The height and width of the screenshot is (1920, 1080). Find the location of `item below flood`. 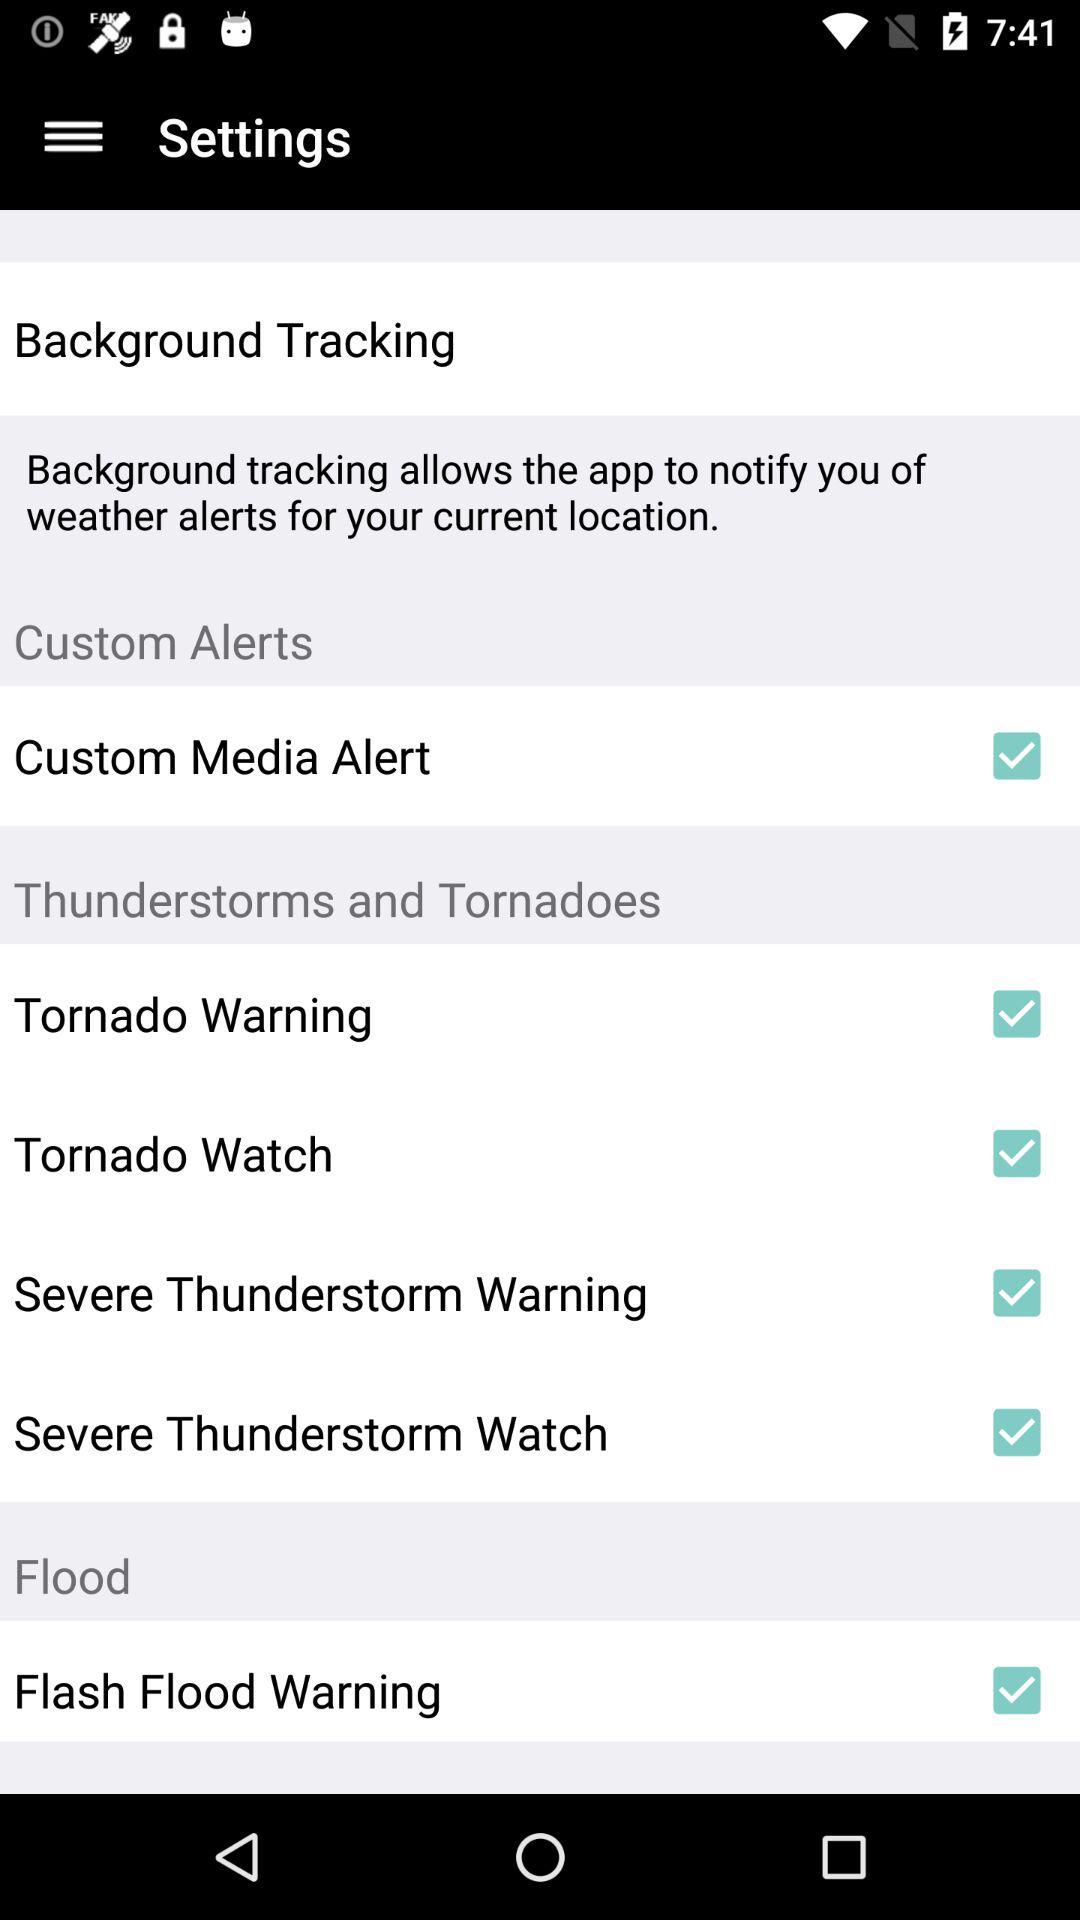

item below flood is located at coordinates (1017, 1689).